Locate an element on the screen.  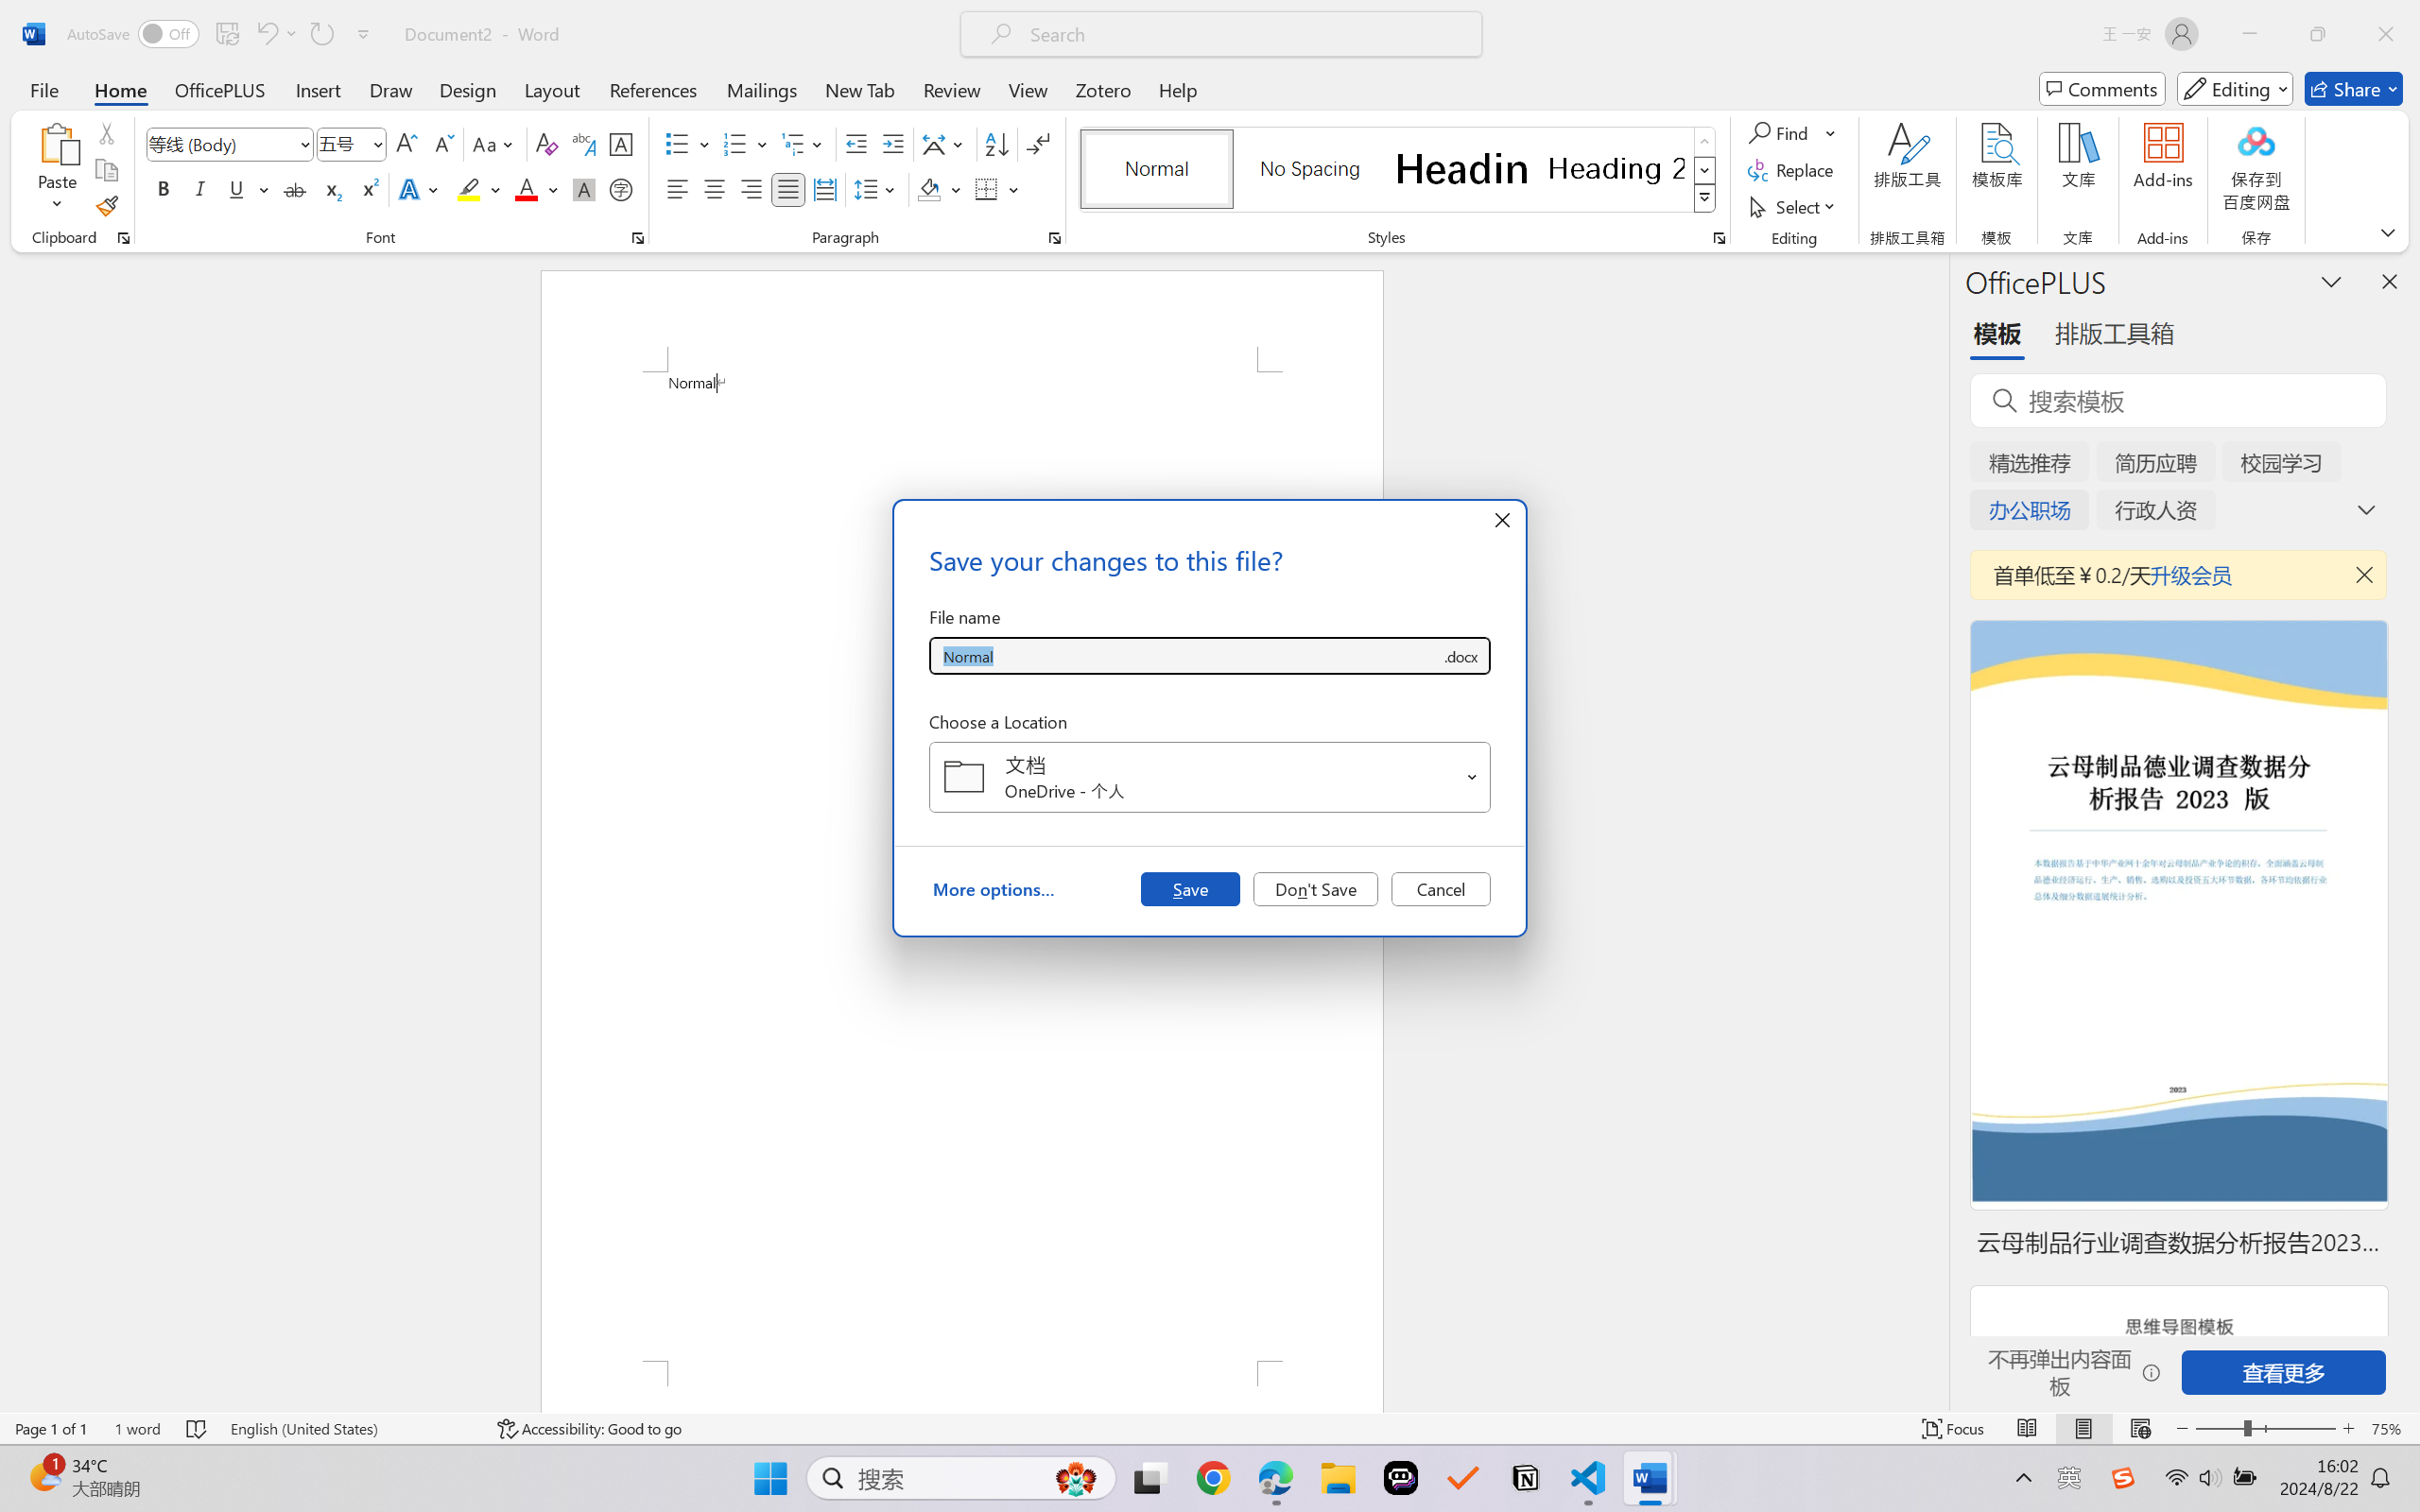
'Cancel' is located at coordinates (1440, 887).